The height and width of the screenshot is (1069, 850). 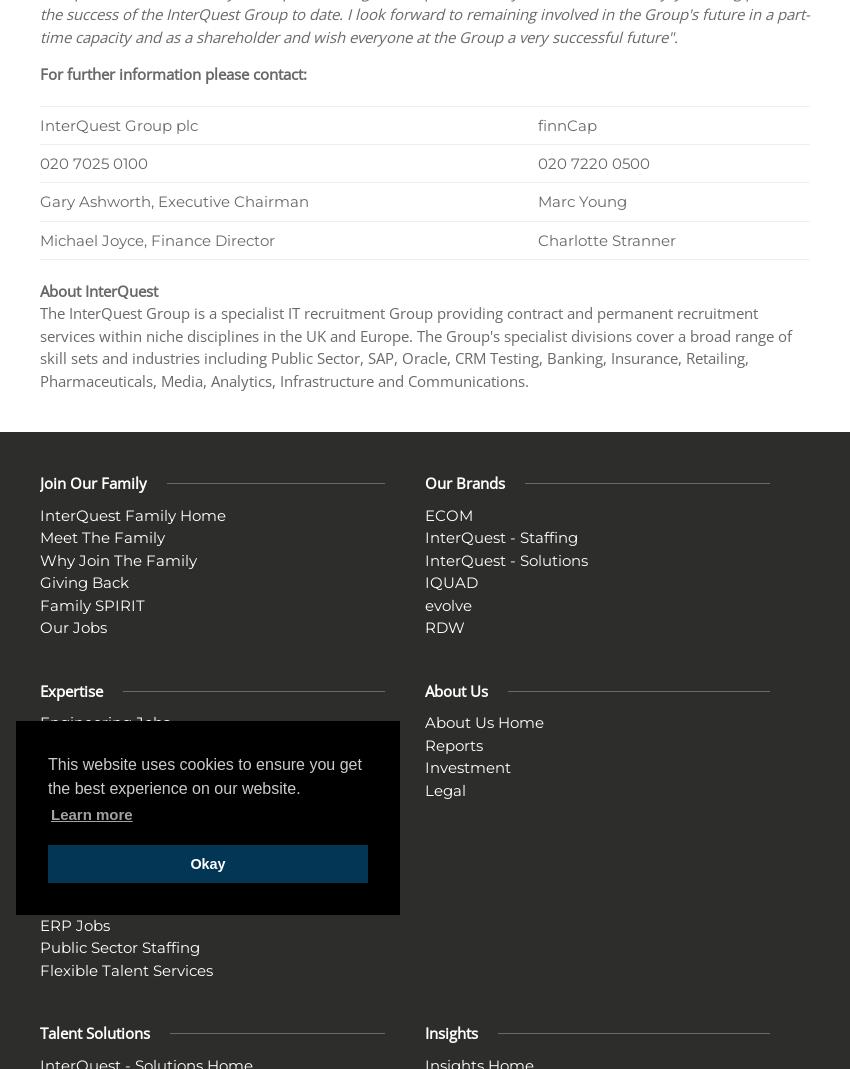 What do you see at coordinates (75, 901) in the screenshot?
I see `'ESM Jobs'` at bounding box center [75, 901].